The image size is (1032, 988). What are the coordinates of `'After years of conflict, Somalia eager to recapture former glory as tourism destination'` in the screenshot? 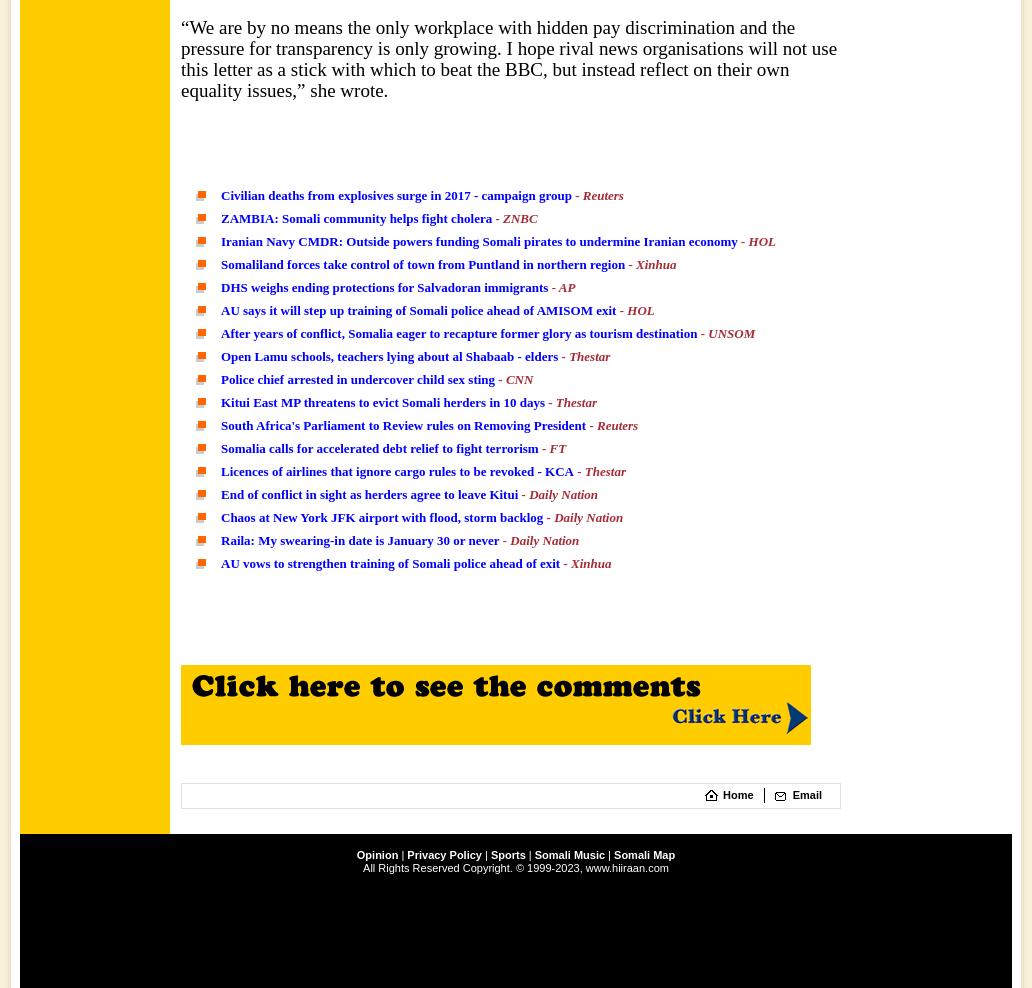 It's located at (458, 333).